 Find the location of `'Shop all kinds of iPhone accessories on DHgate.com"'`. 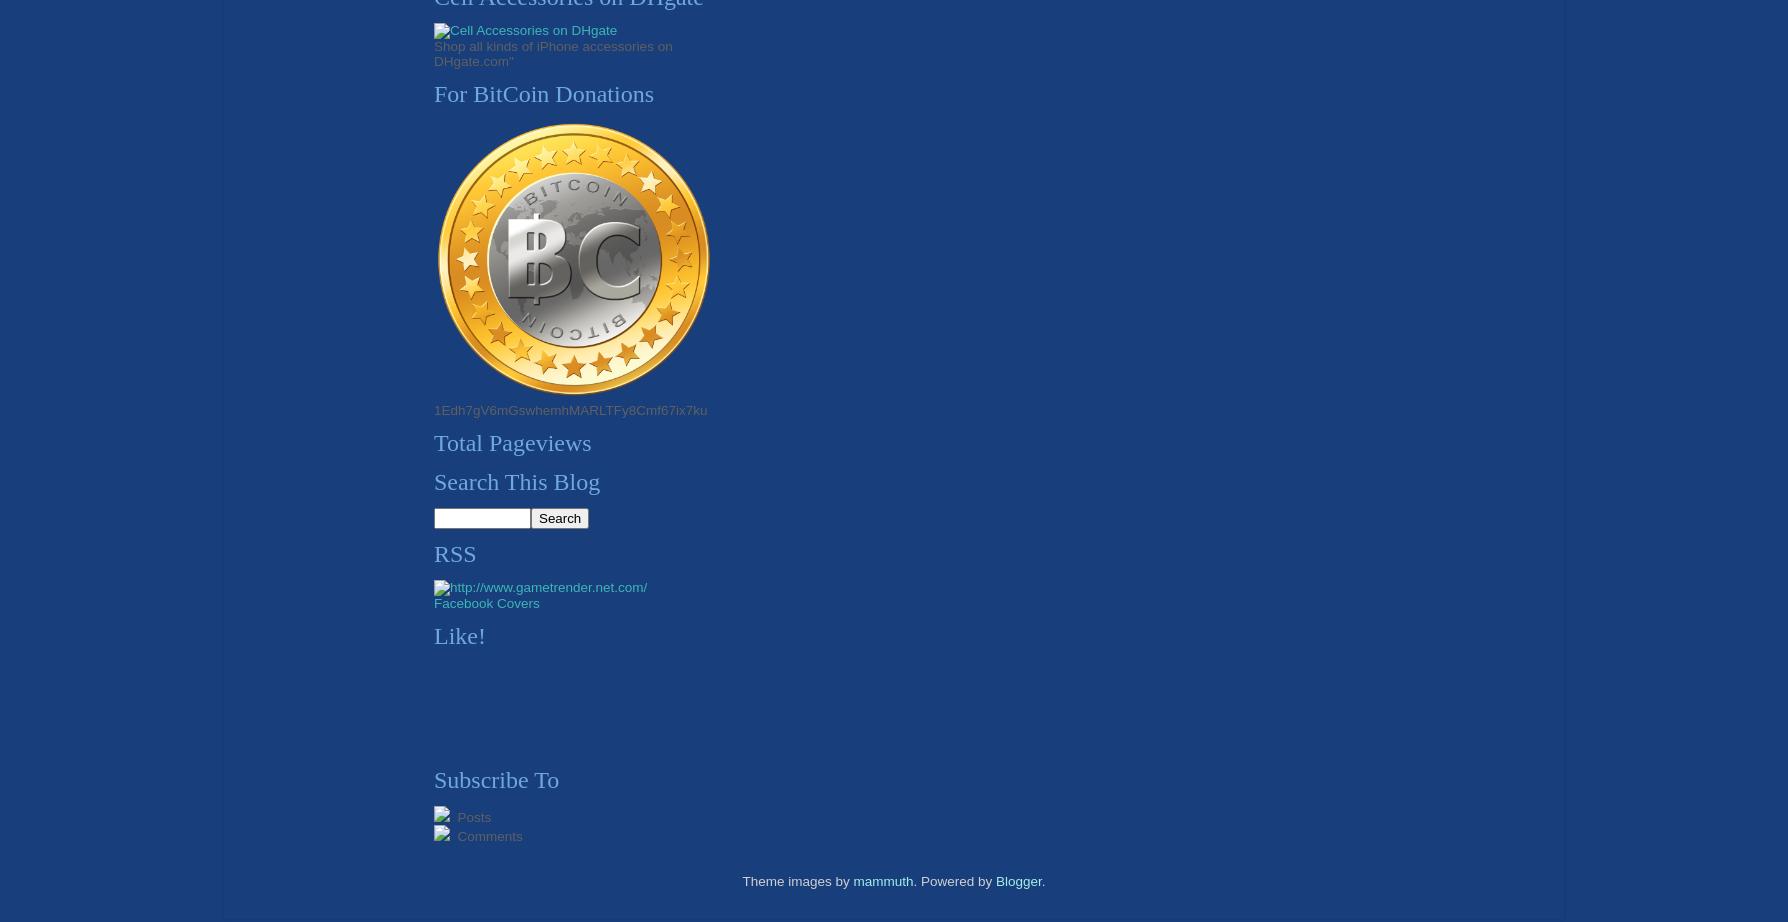

'Shop all kinds of iPhone accessories on DHgate.com"' is located at coordinates (553, 53).